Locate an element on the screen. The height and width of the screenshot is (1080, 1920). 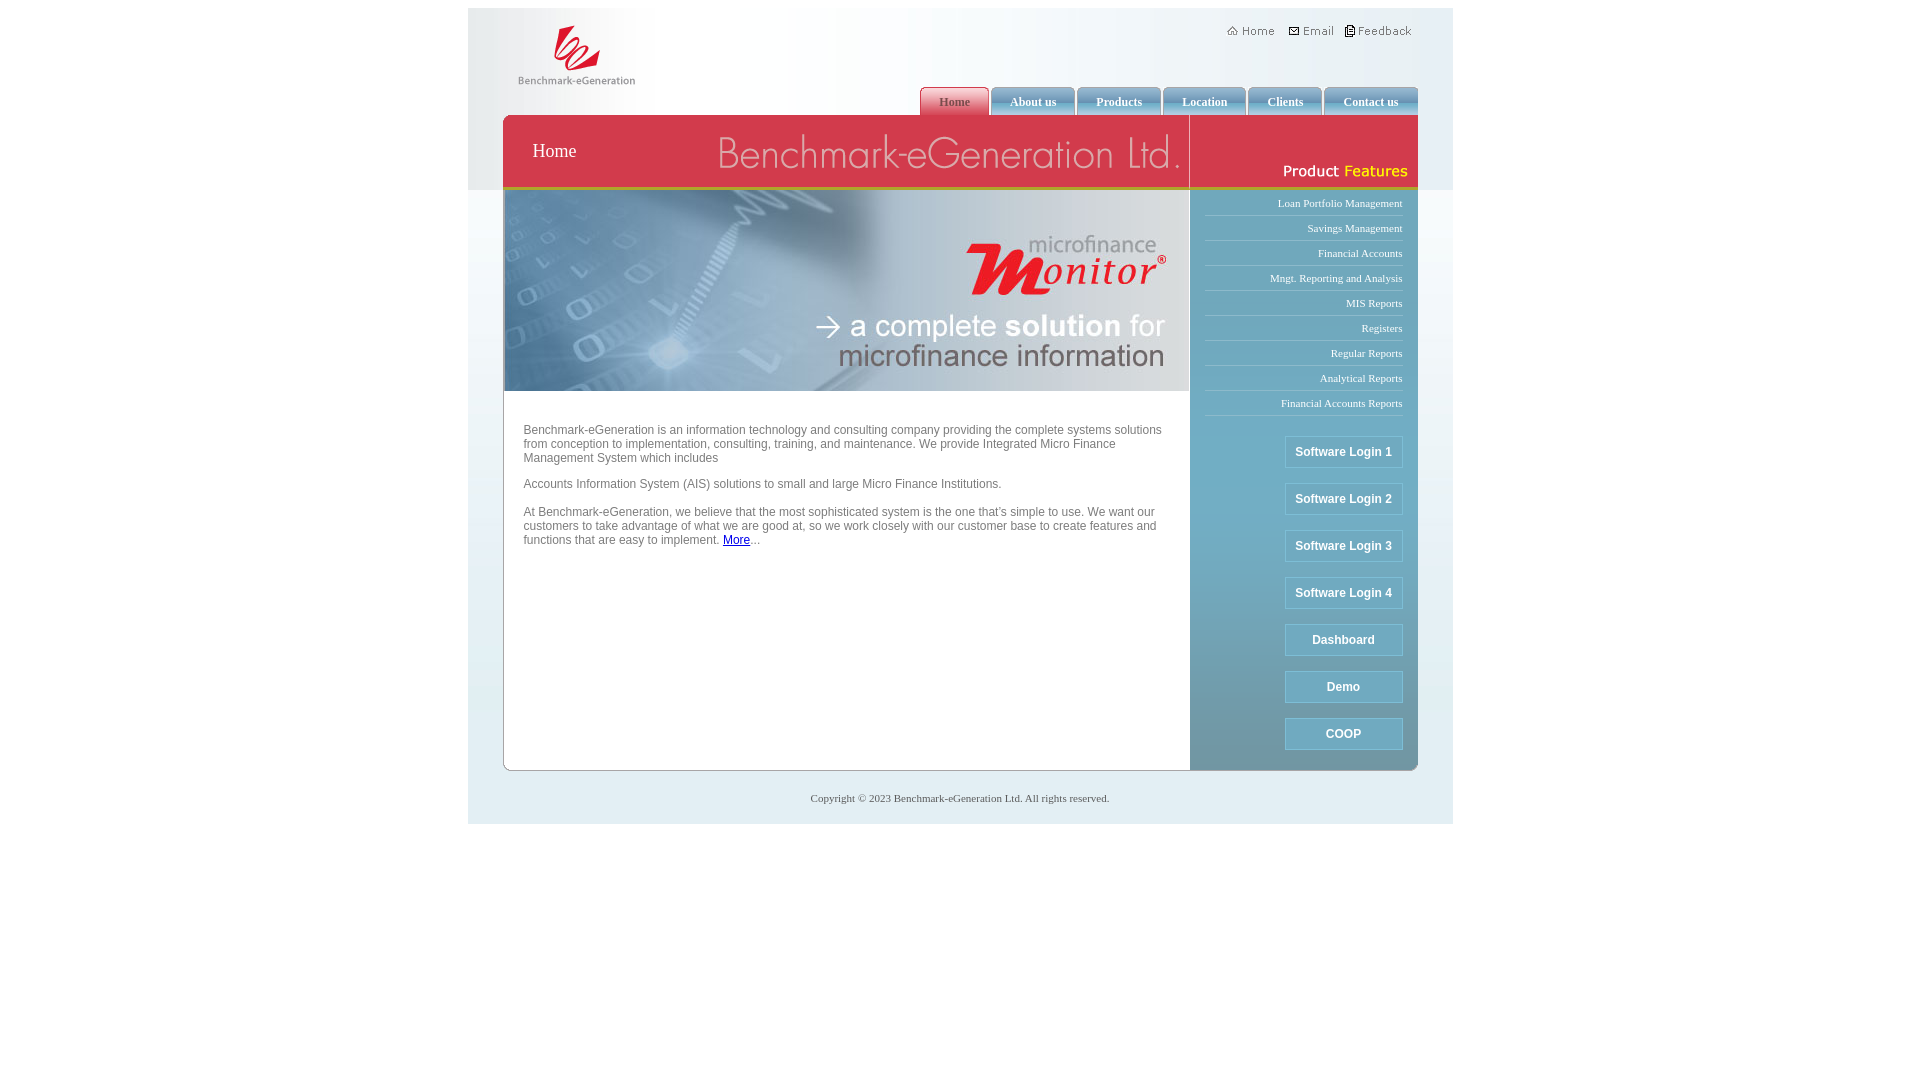
'COOP' is located at coordinates (1343, 733).